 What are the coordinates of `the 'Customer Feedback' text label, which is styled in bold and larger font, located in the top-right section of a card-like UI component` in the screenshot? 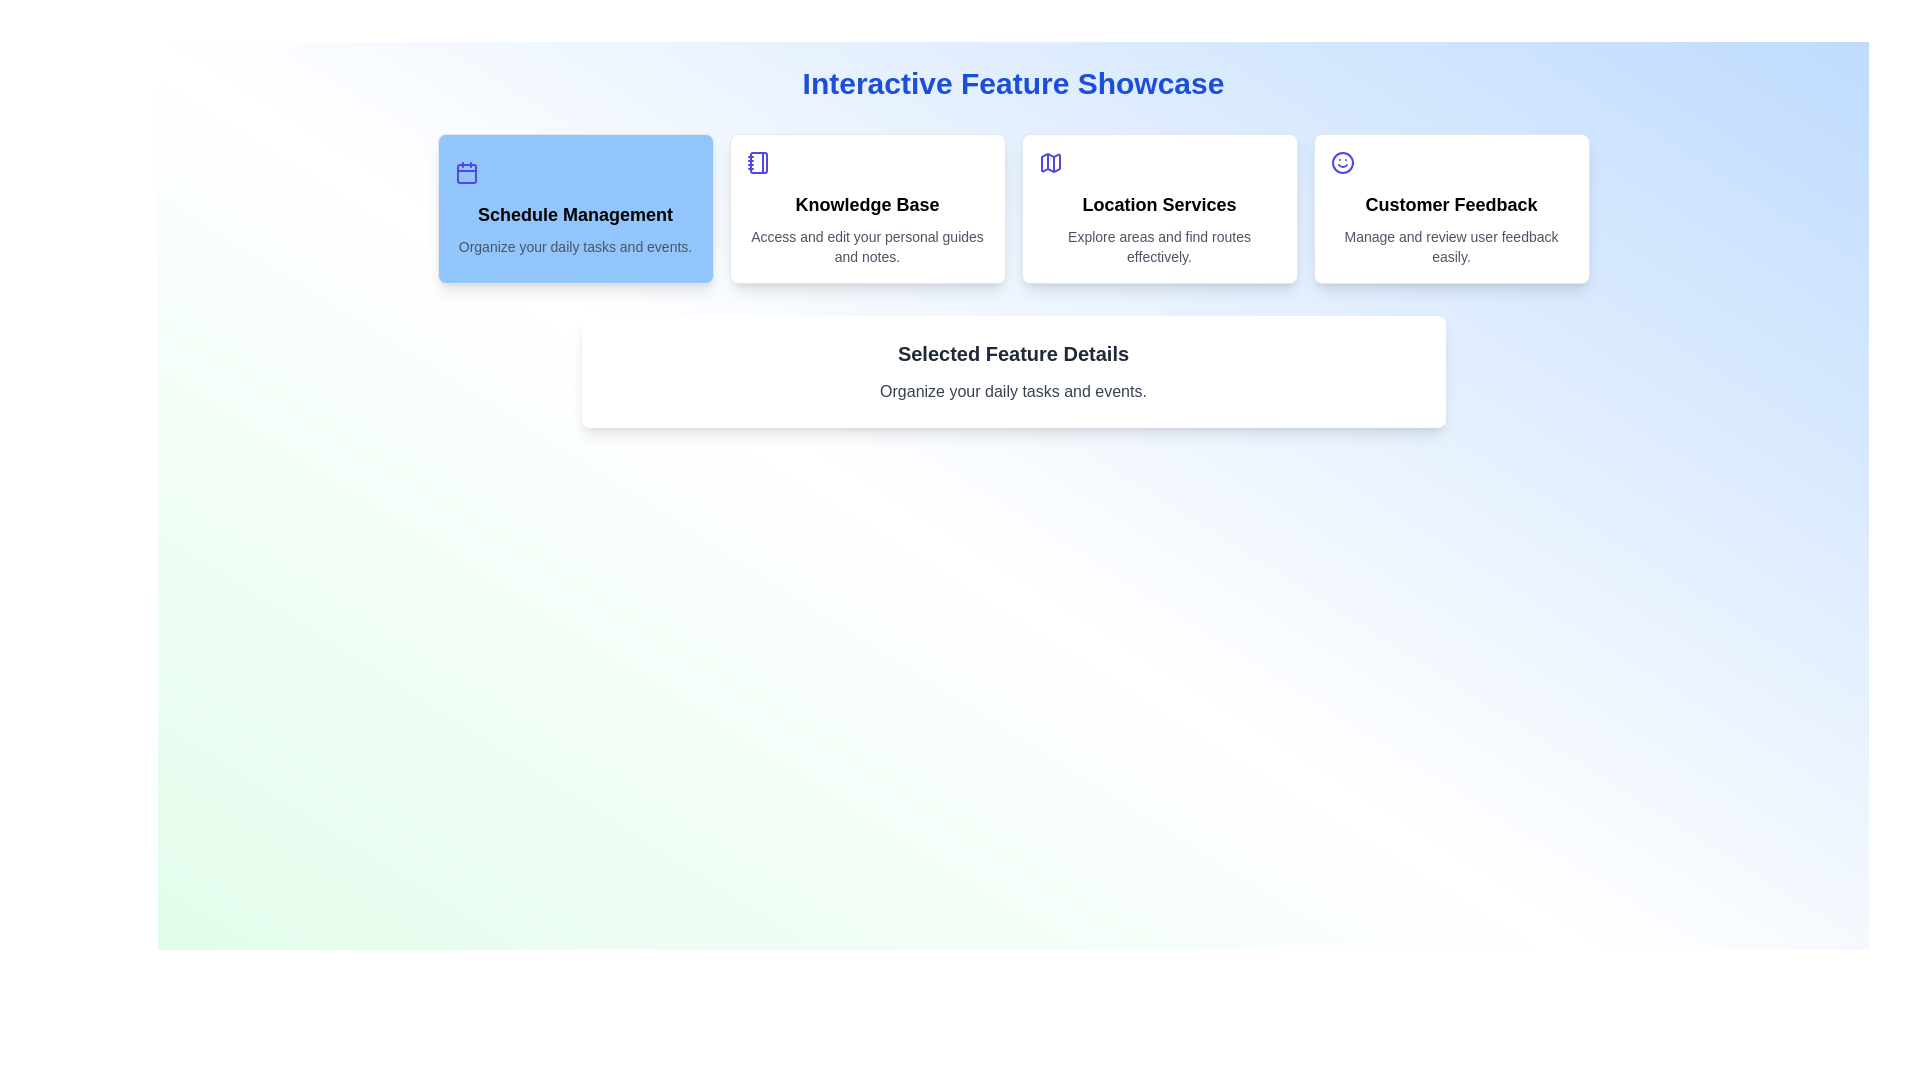 It's located at (1451, 204).